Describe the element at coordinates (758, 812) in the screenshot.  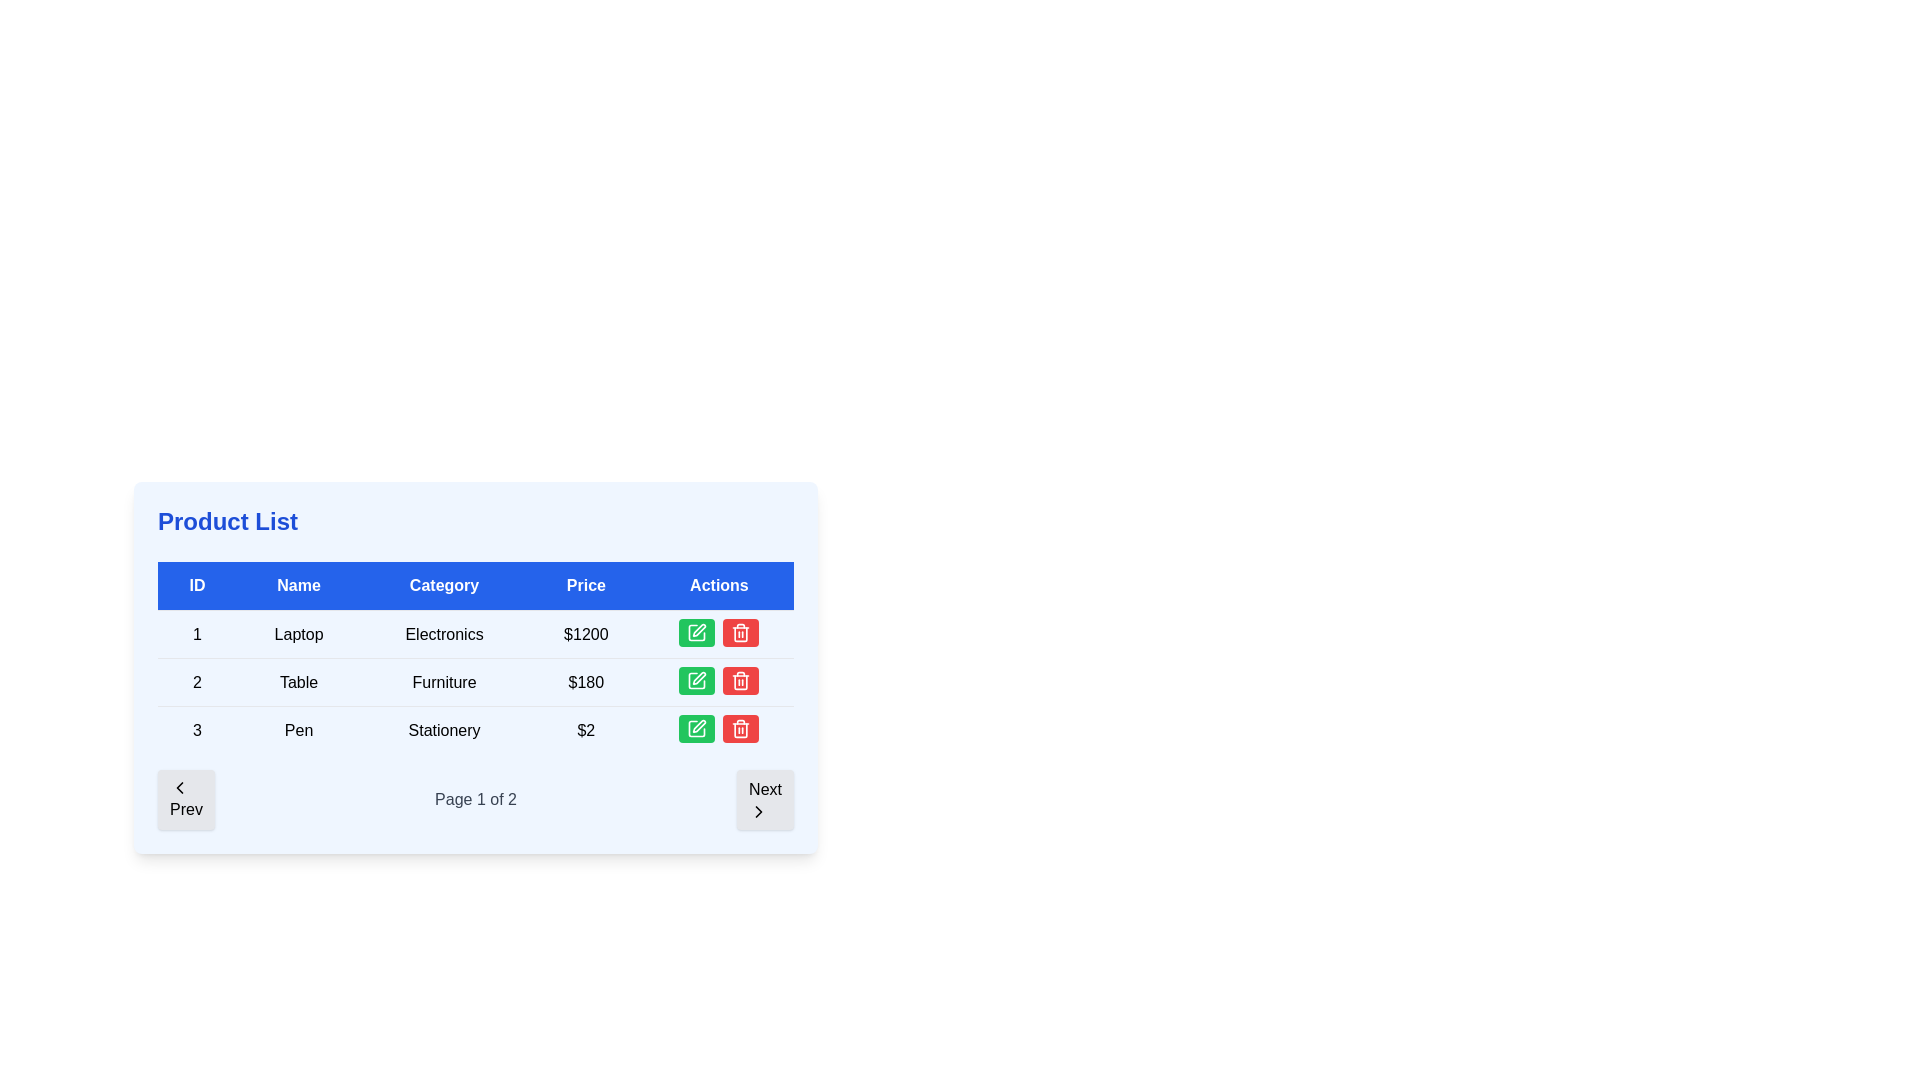
I see `the SVG icon that indicates the action of moving to the next page or section, located in the bottom-right corner adjacent to the 'Next' button` at that location.